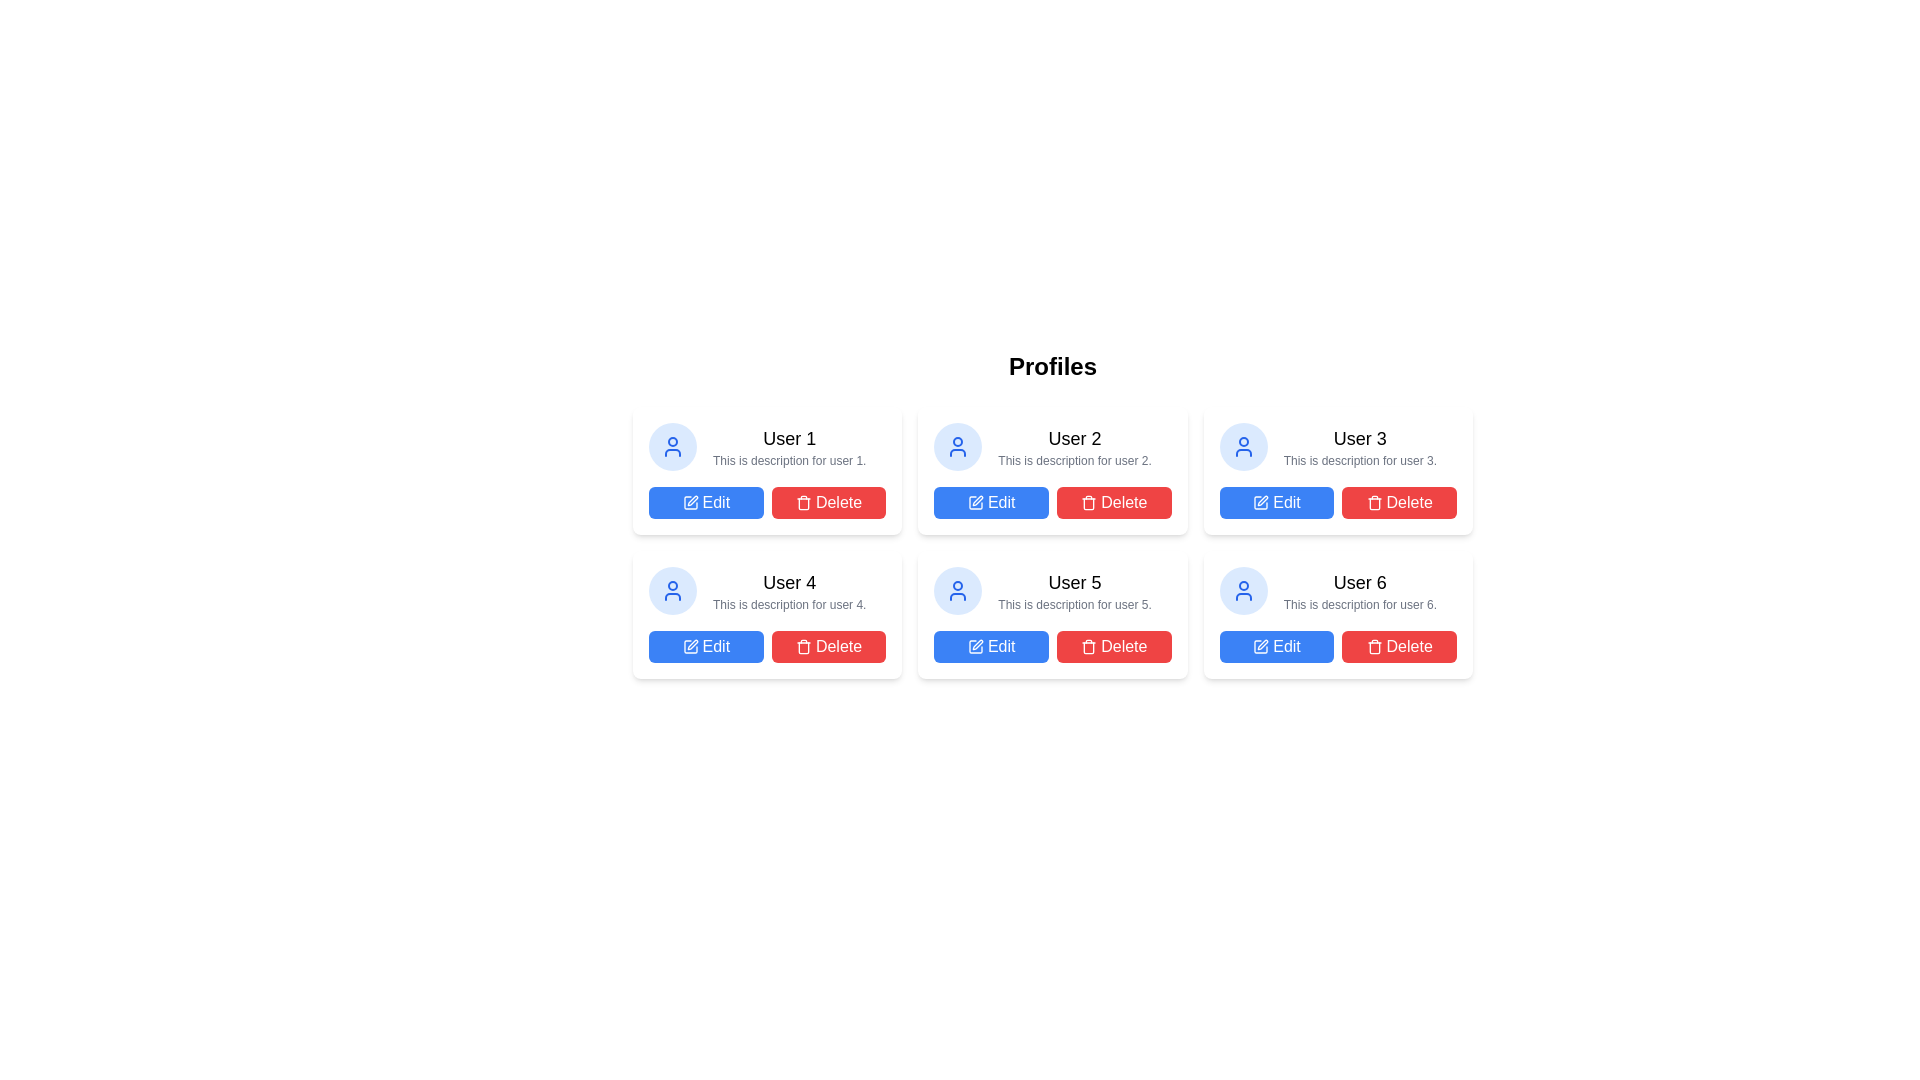 The height and width of the screenshot is (1080, 1920). What do you see at coordinates (1360, 589) in the screenshot?
I see `text content of the descriptive text block for 'User 6' located in the bottom-right corner of the layout on the sixth profile card` at bounding box center [1360, 589].